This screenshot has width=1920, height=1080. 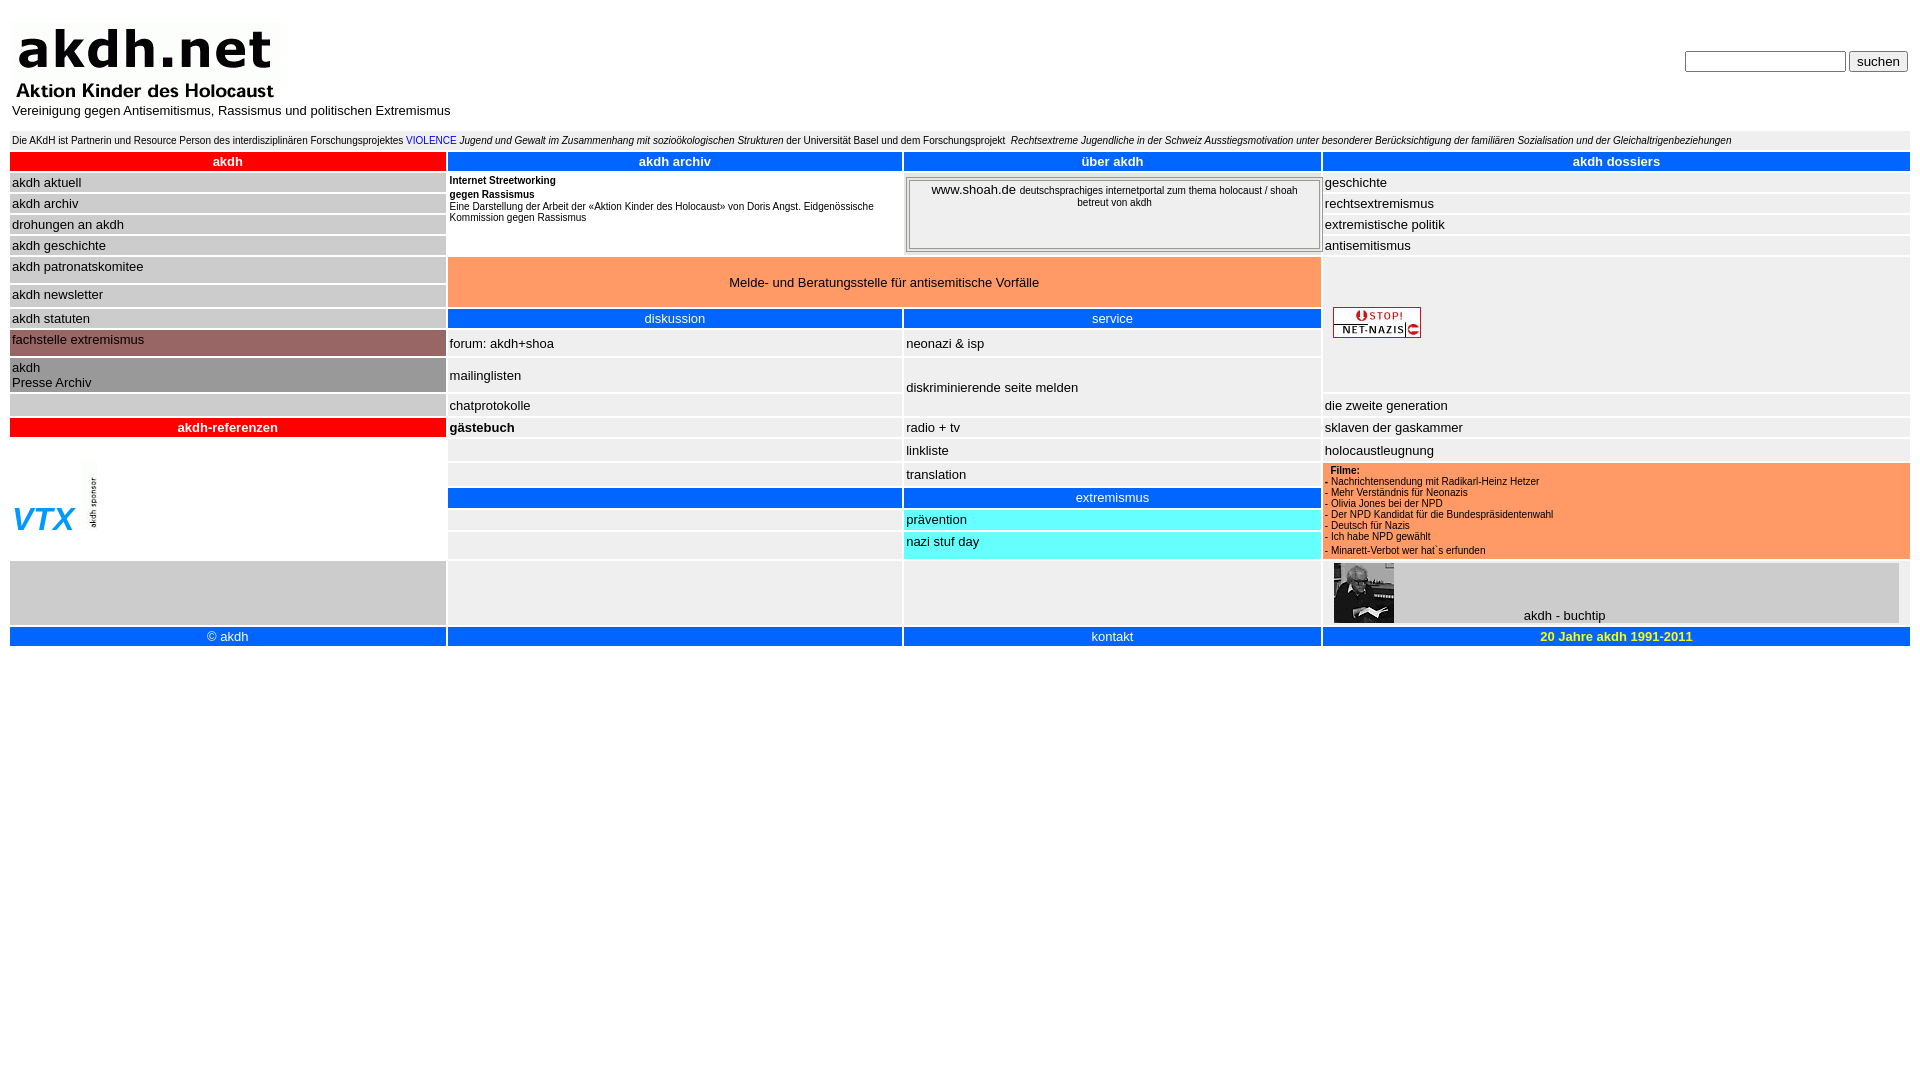 What do you see at coordinates (12, 338) in the screenshot?
I see `'fachstelle extremismus'` at bounding box center [12, 338].